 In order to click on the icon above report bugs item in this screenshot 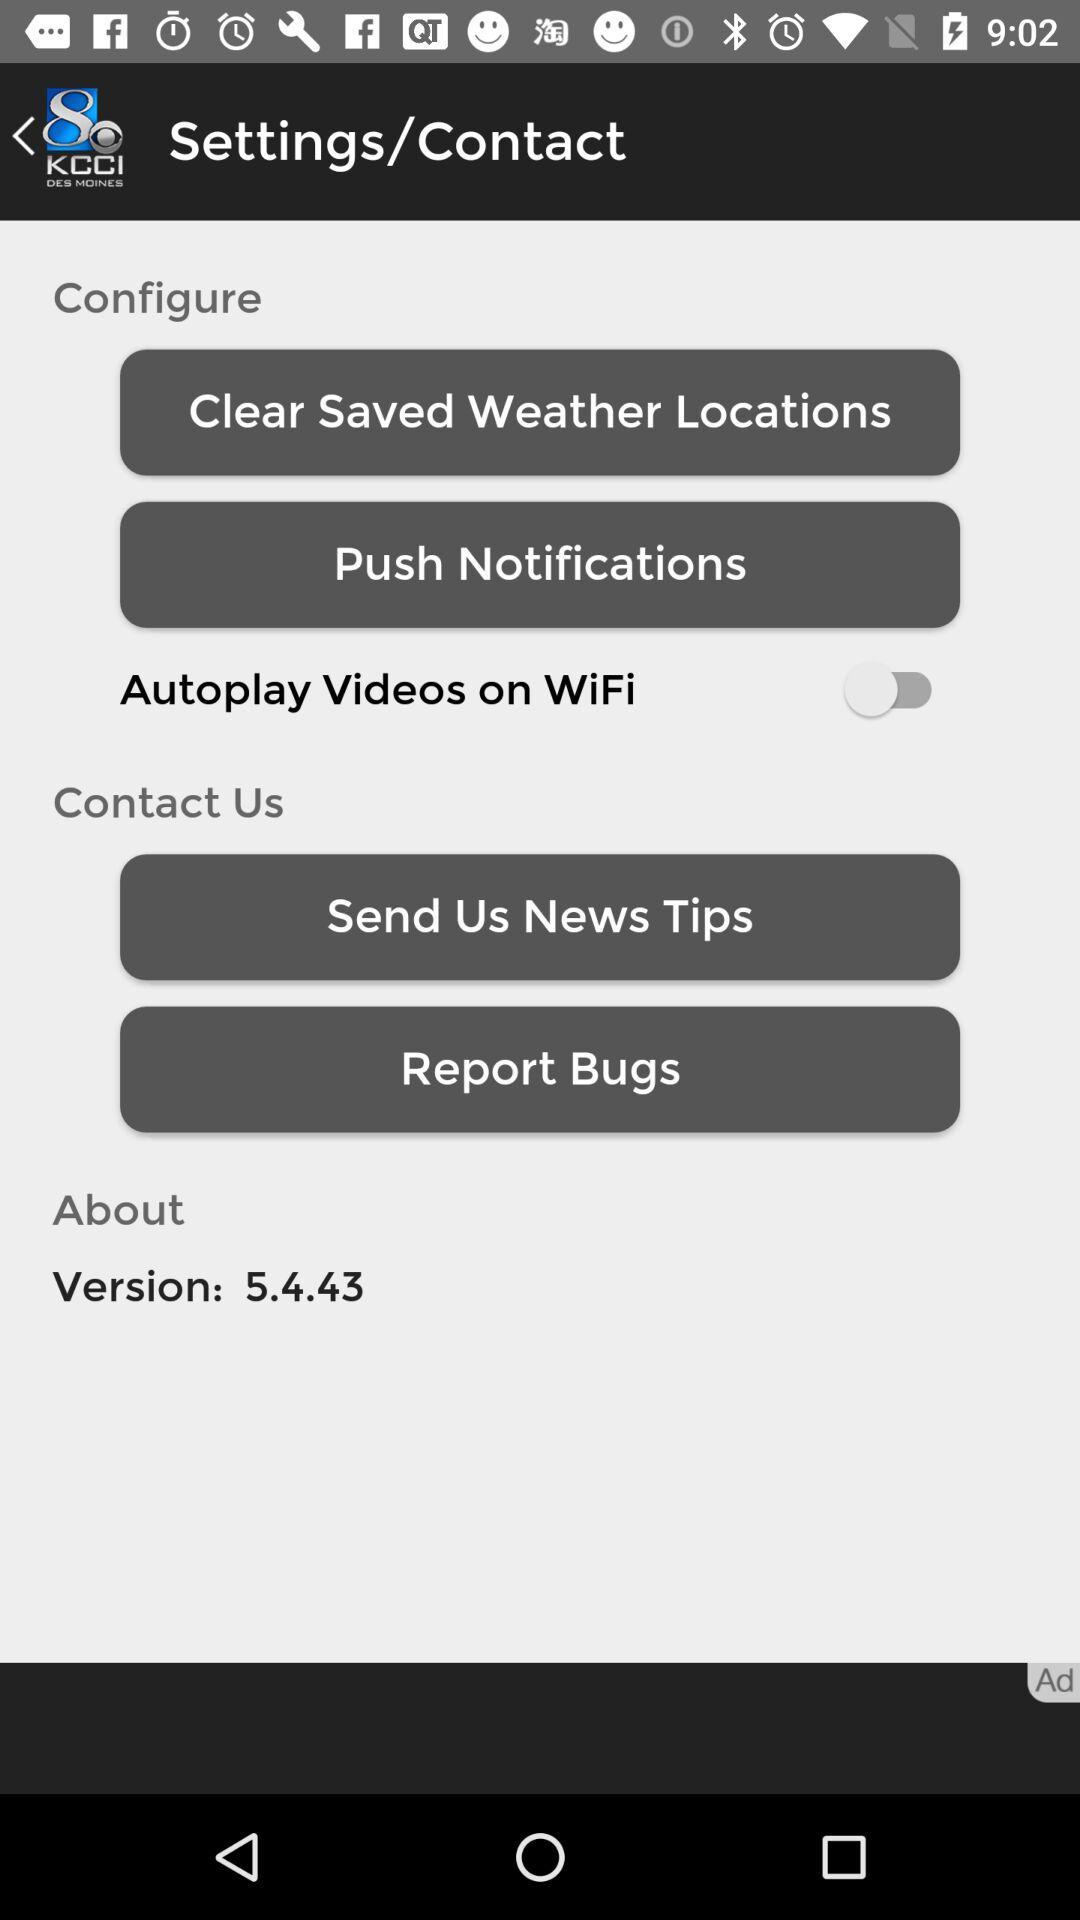, I will do `click(540, 916)`.